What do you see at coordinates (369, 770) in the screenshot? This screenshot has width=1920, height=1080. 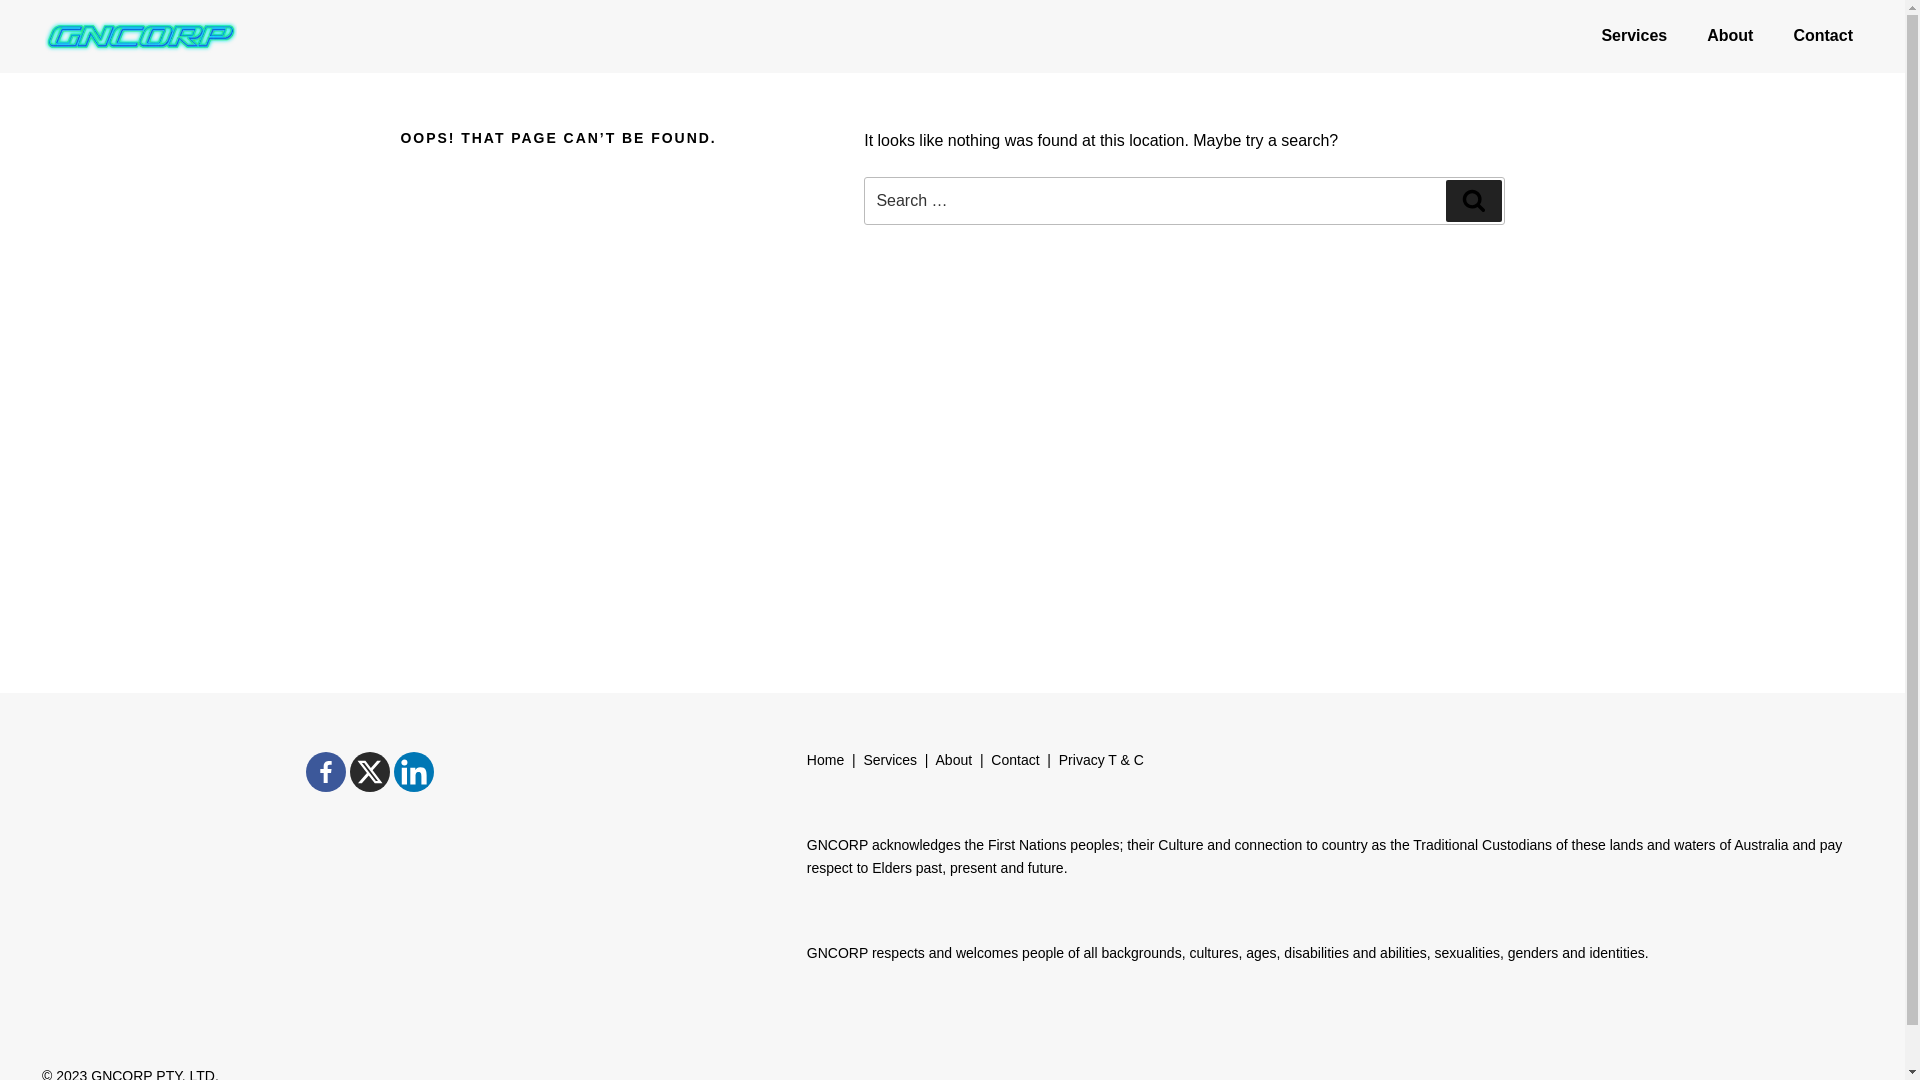 I see `'X'` at bounding box center [369, 770].